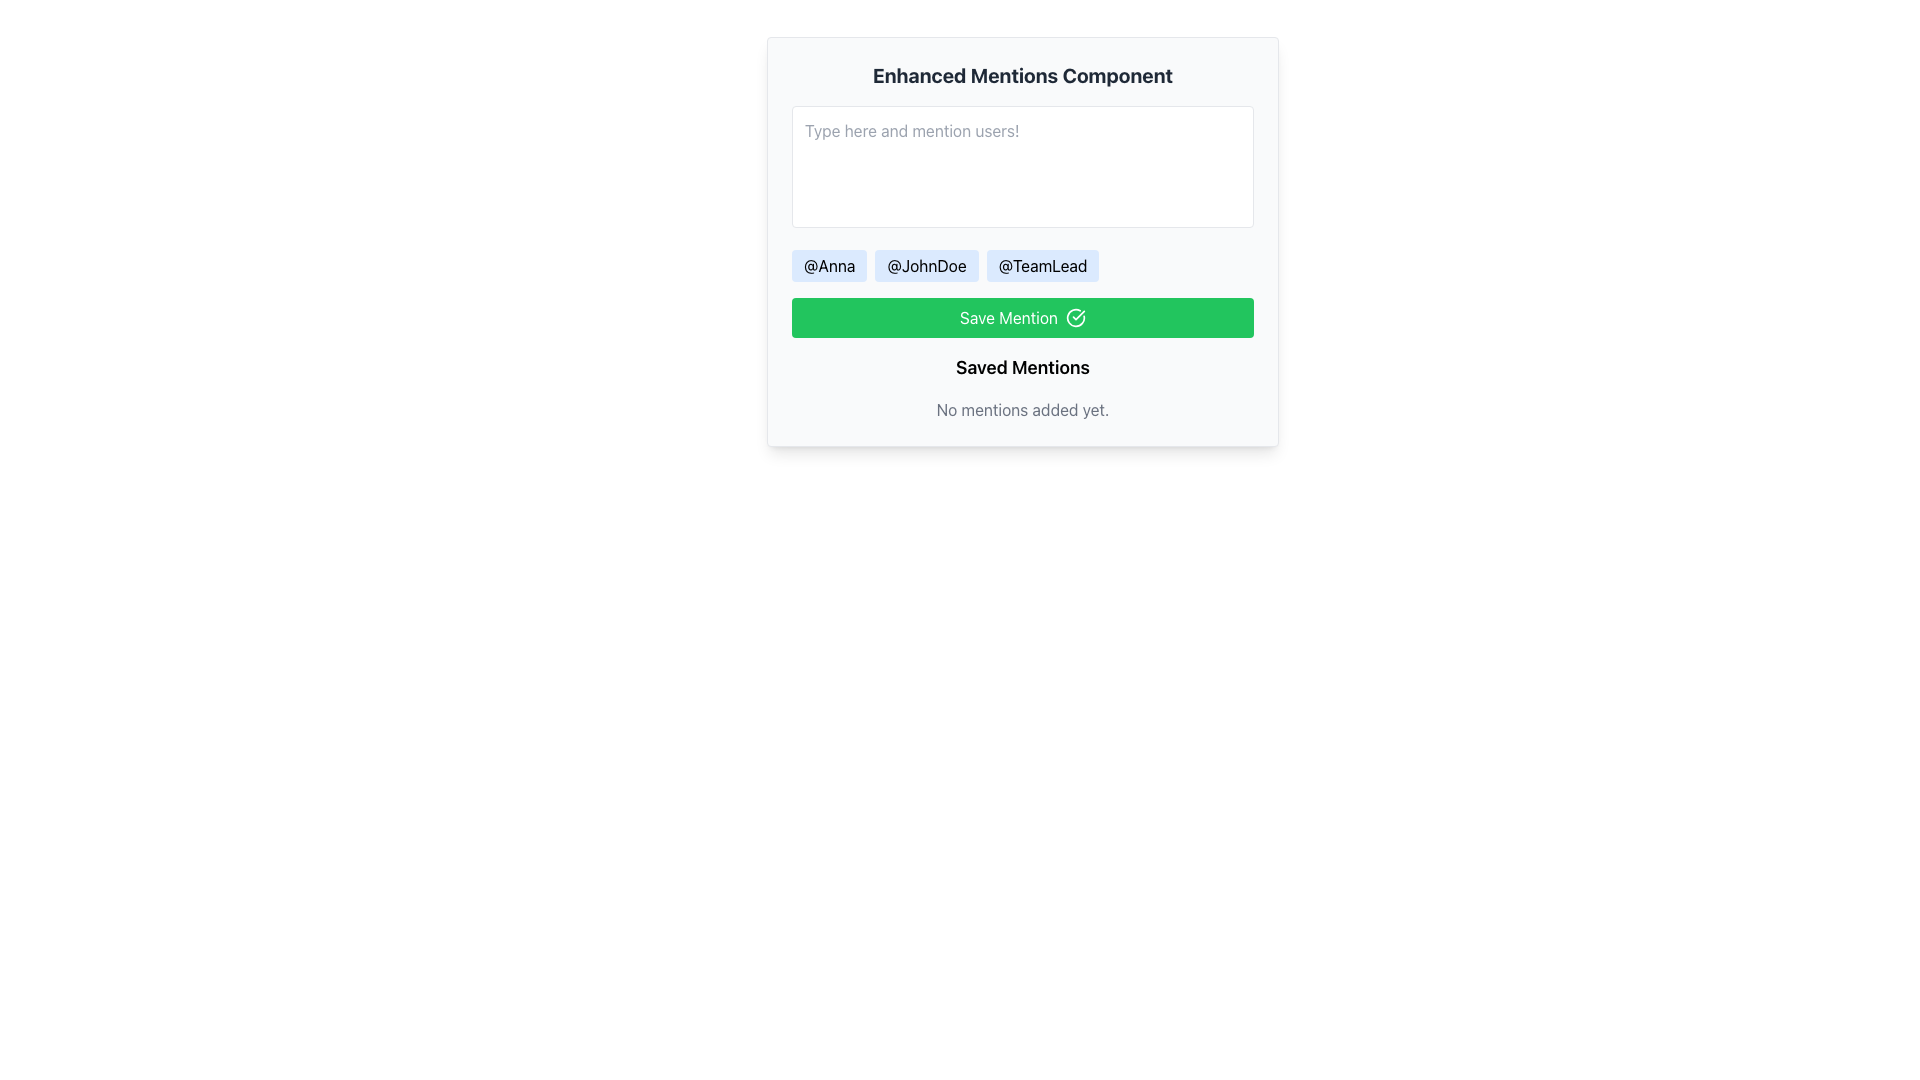  What do you see at coordinates (1008, 316) in the screenshot?
I see `the 'Save Mention' text label, which is located within a green button and positioned to the left of a checkmark icon` at bounding box center [1008, 316].